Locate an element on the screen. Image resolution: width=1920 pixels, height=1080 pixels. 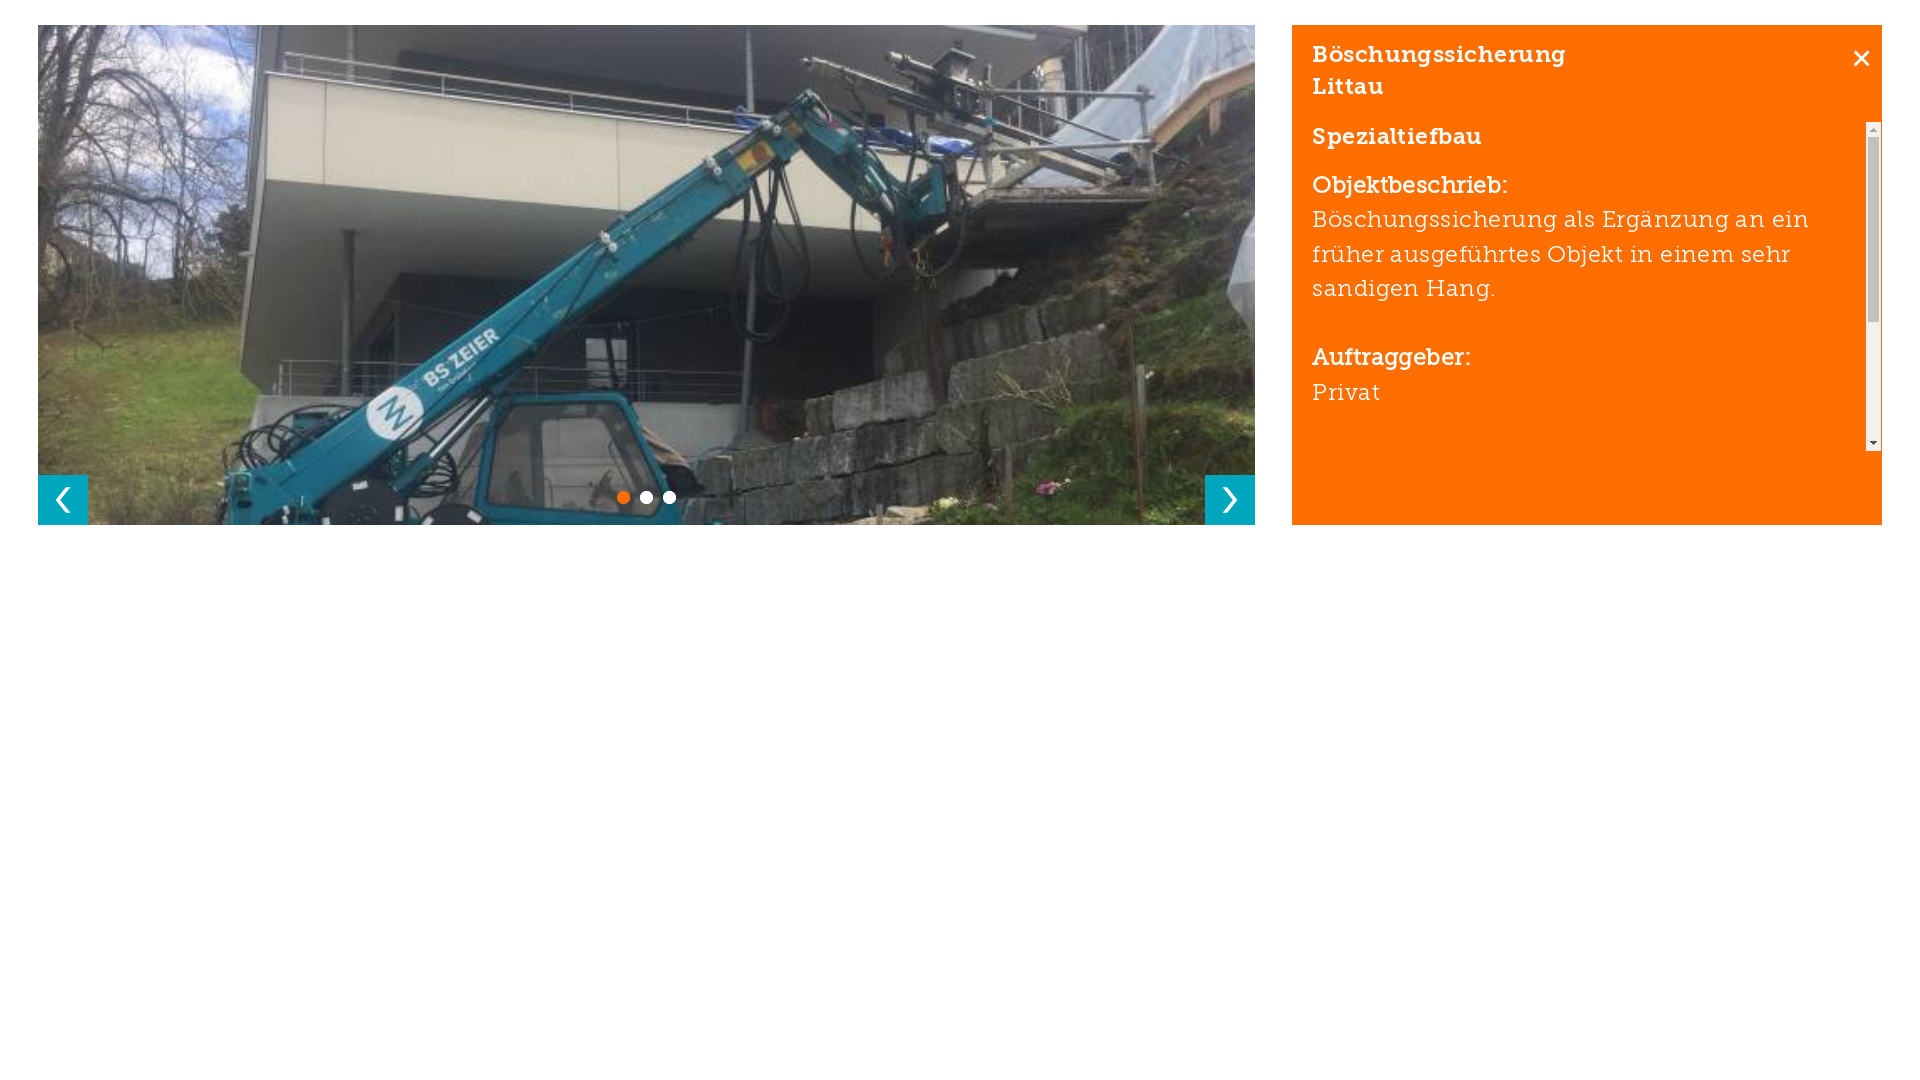
'2' is located at coordinates (646, 495).